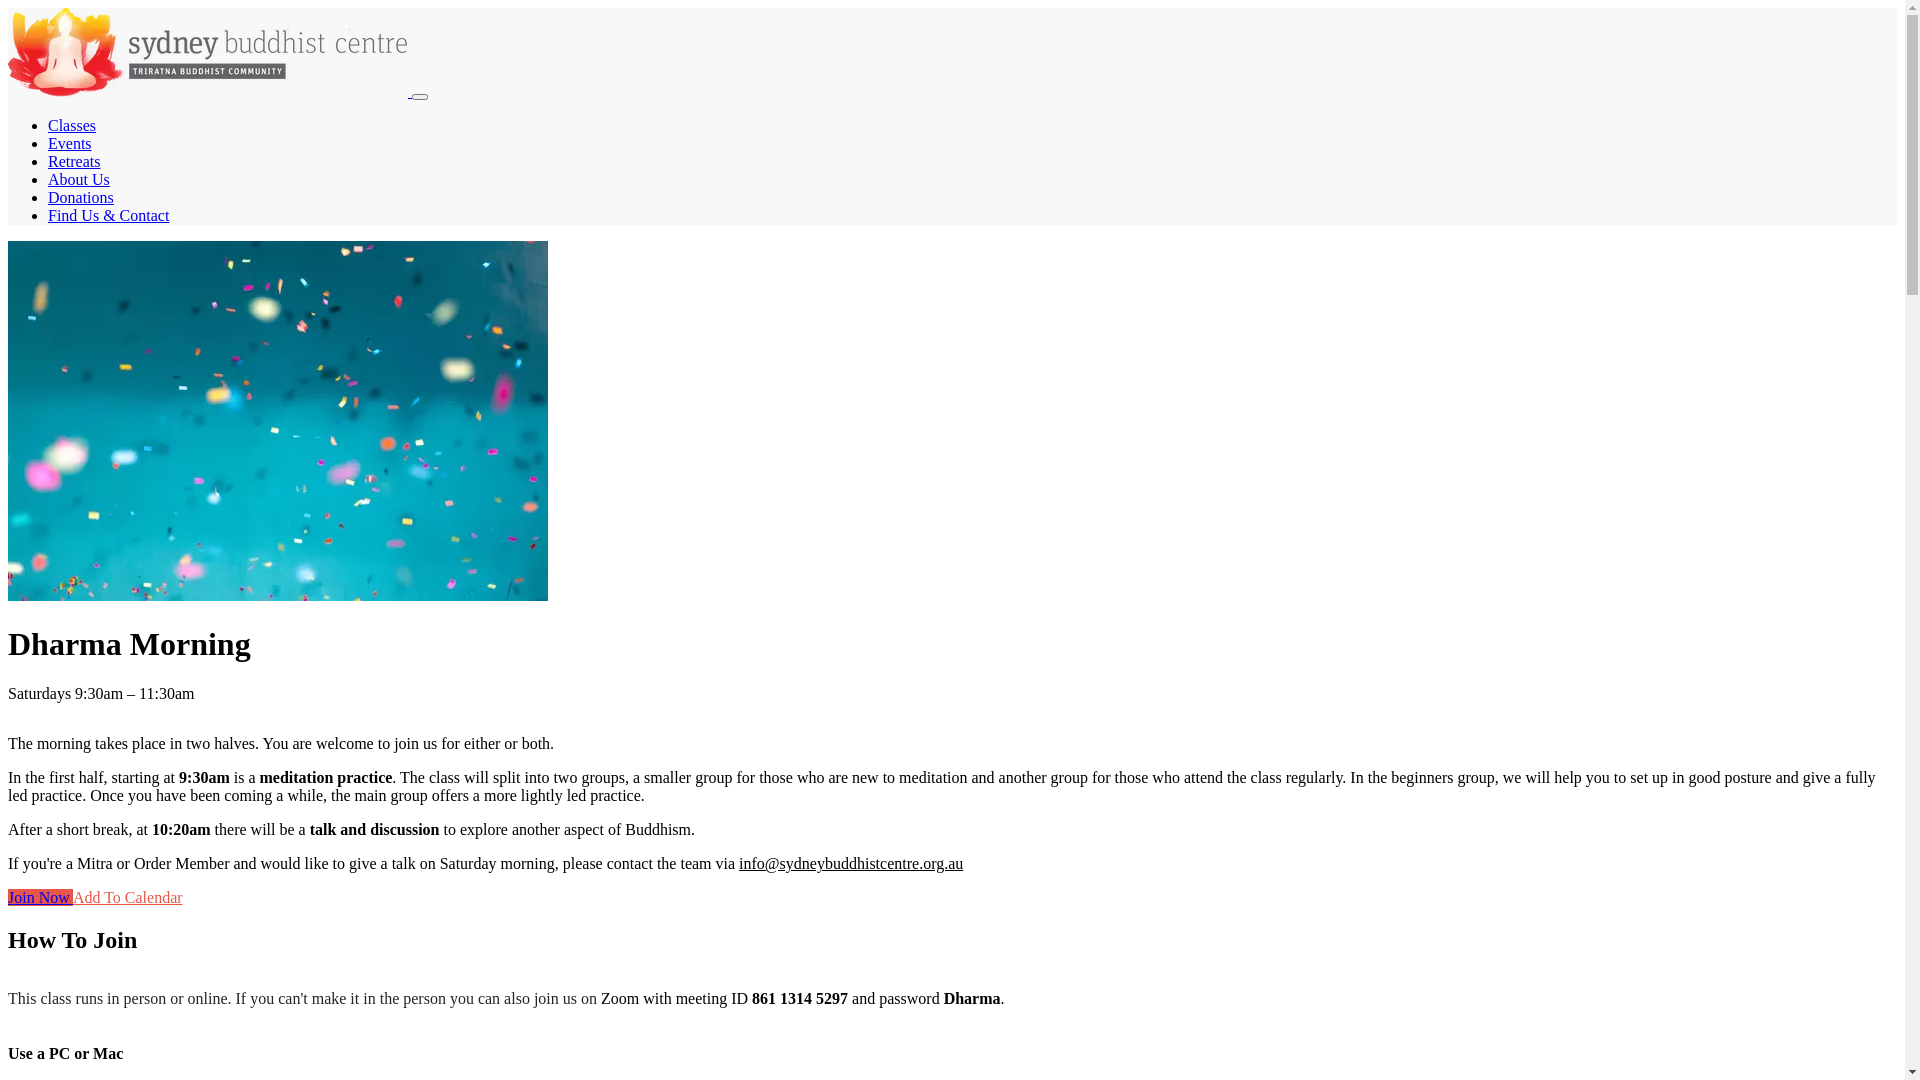 The height and width of the screenshot is (1080, 1920). I want to click on 'About Us', so click(78, 178).